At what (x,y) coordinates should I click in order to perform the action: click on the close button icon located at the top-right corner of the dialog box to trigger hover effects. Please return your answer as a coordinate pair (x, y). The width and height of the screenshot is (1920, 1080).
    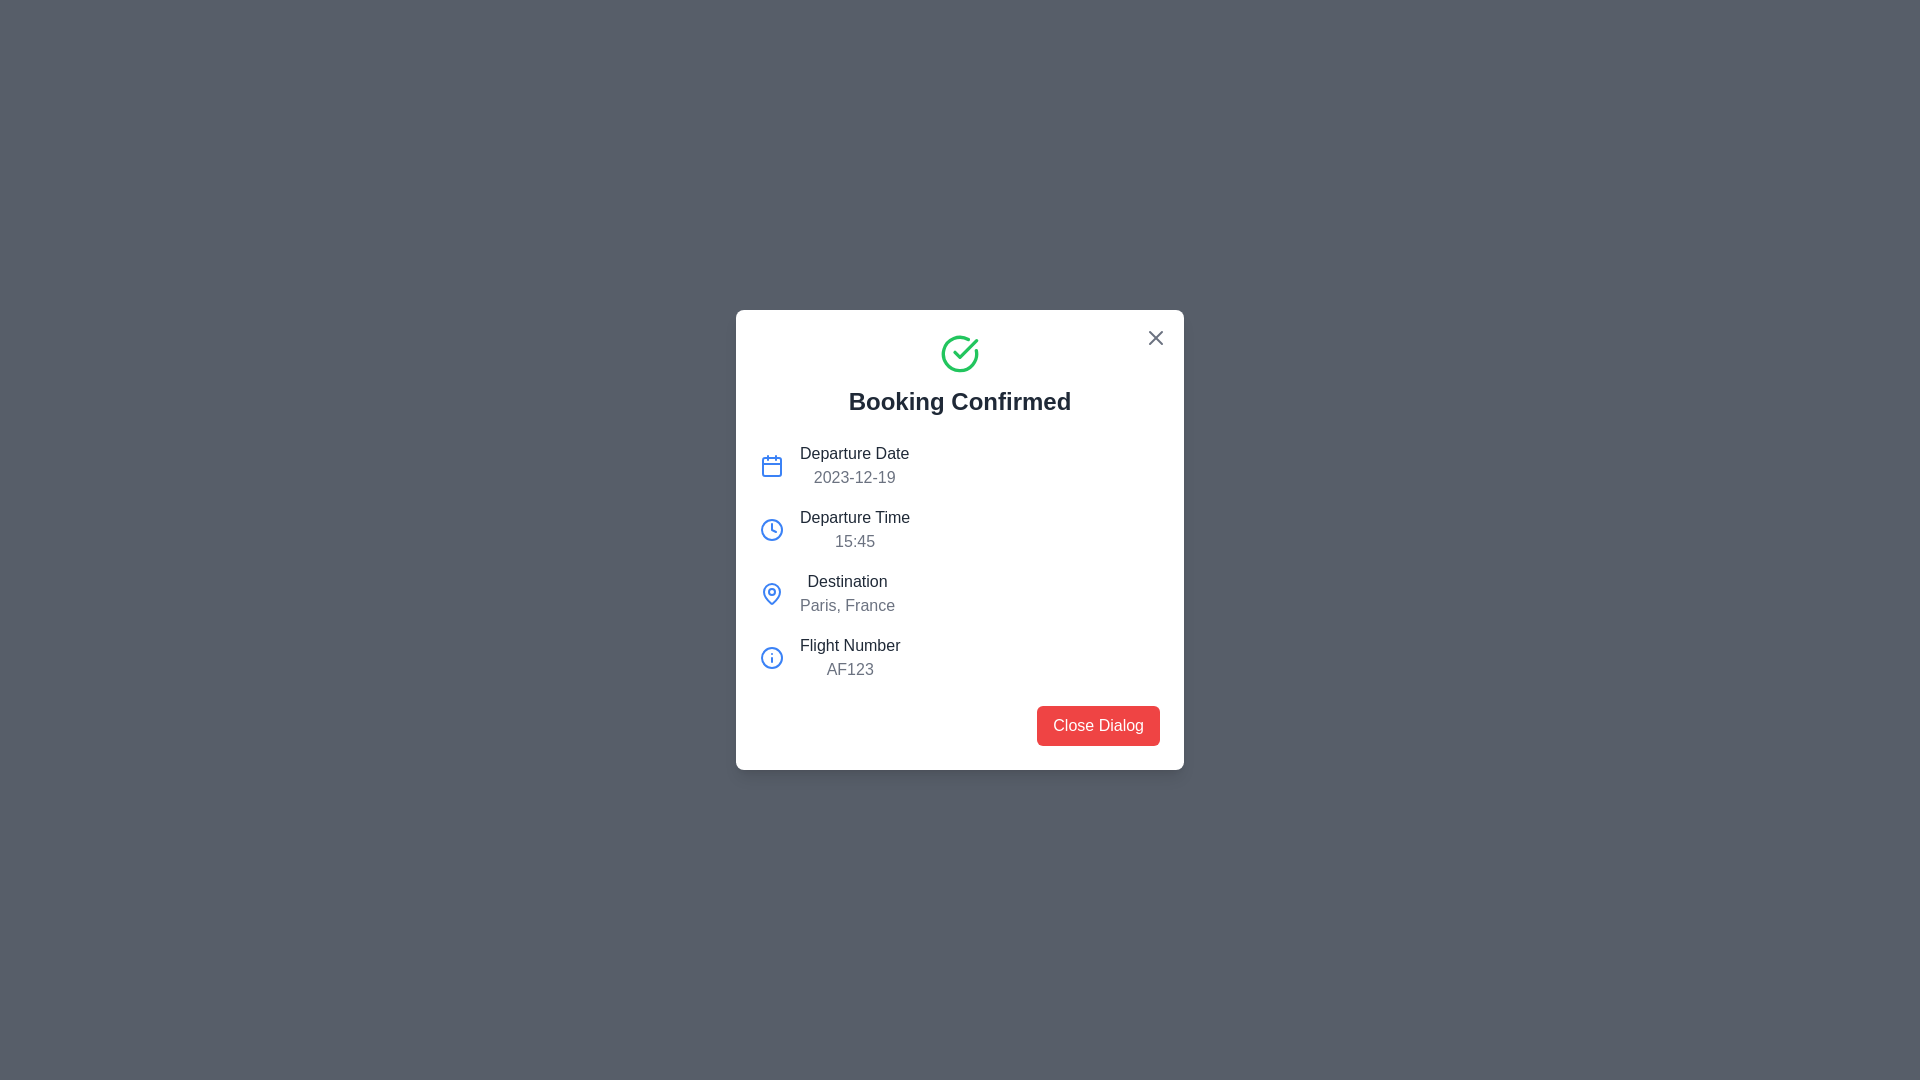
    Looking at the image, I should click on (1156, 337).